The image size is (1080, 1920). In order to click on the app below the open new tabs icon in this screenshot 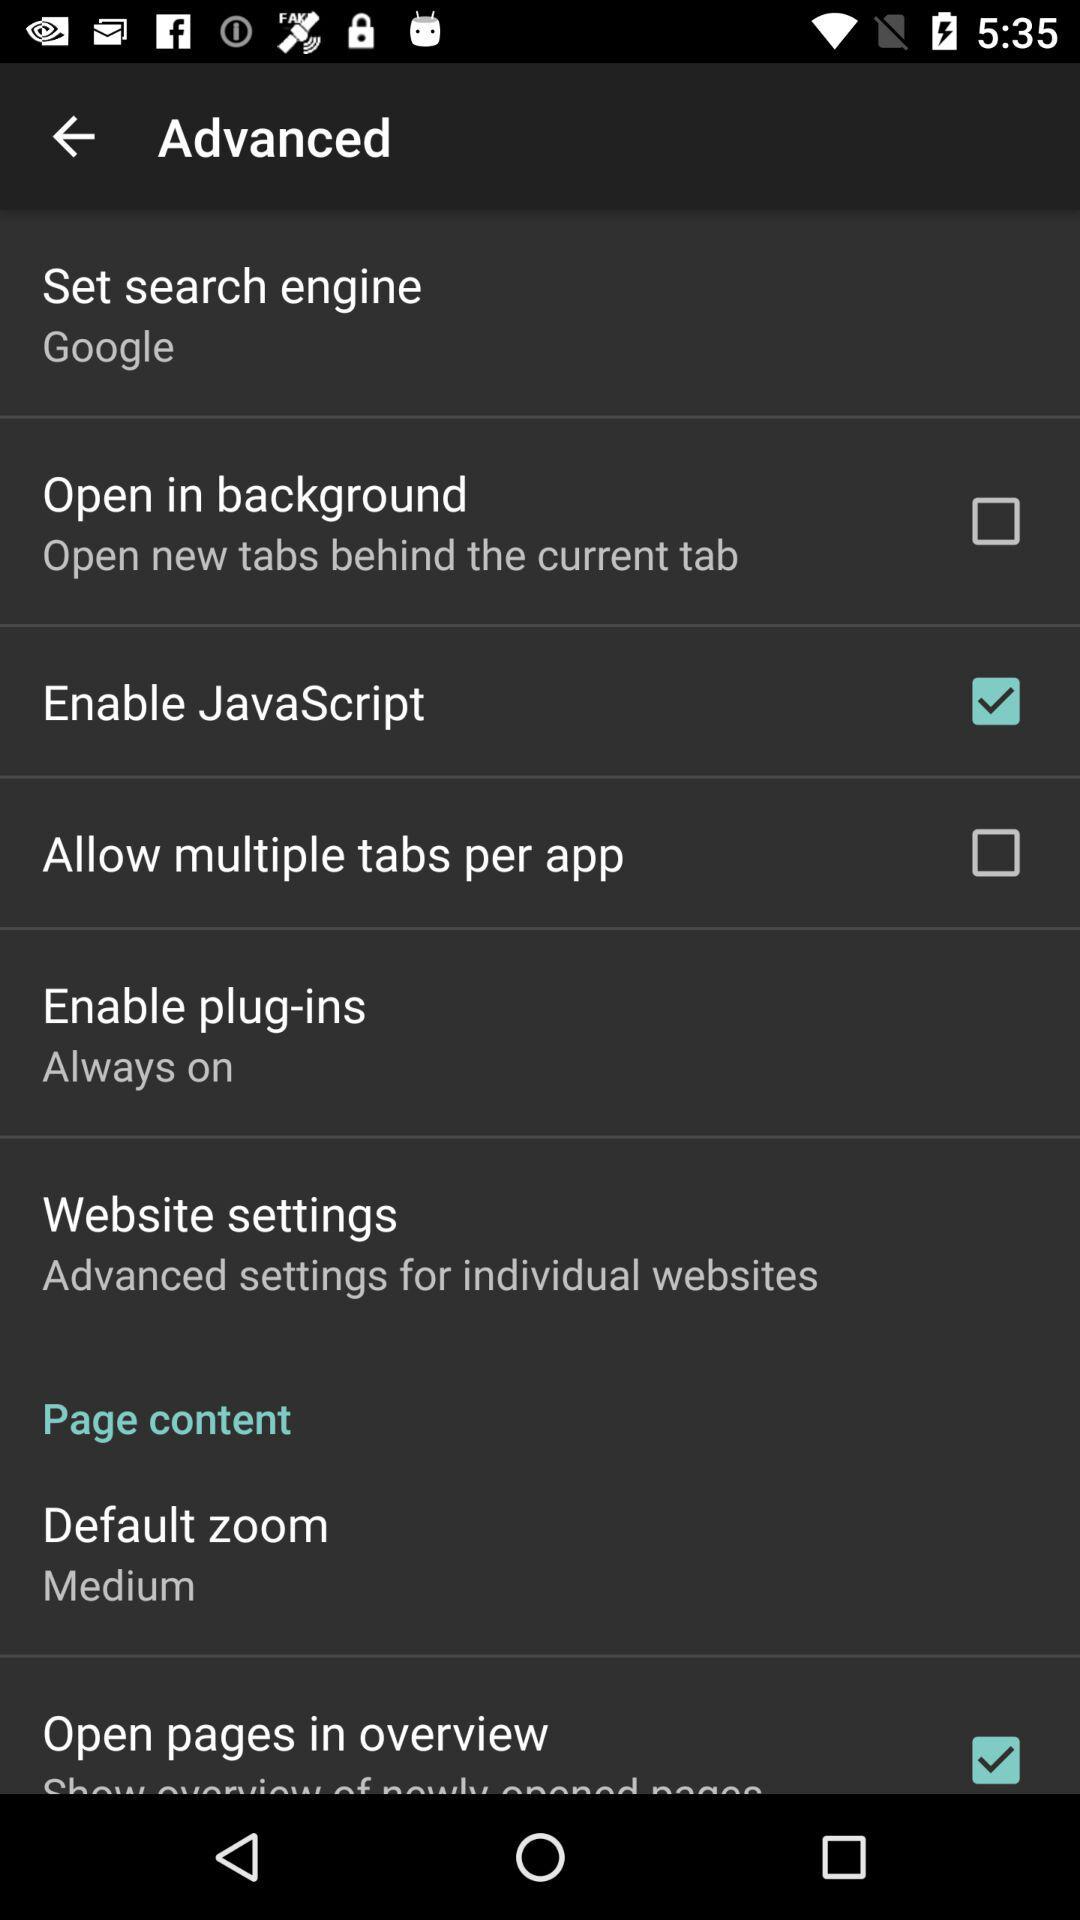, I will do `click(232, 701)`.